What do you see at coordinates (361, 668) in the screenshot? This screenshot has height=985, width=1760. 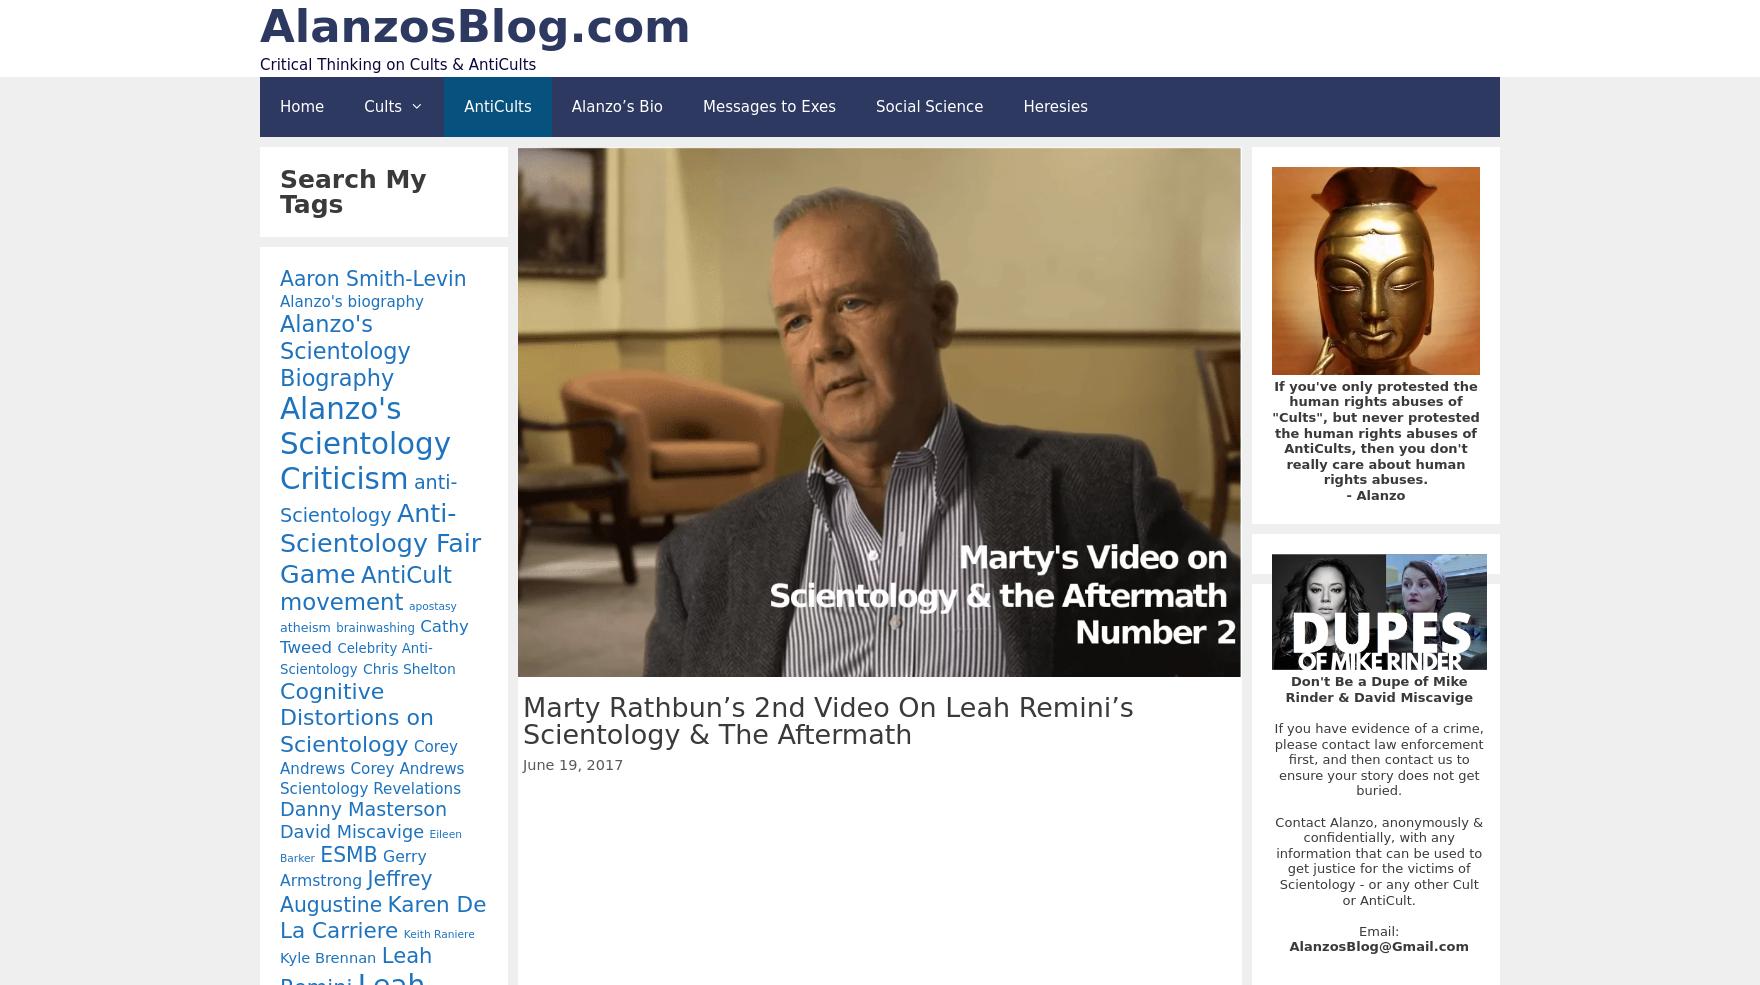 I see `'Chris Shelton'` at bounding box center [361, 668].